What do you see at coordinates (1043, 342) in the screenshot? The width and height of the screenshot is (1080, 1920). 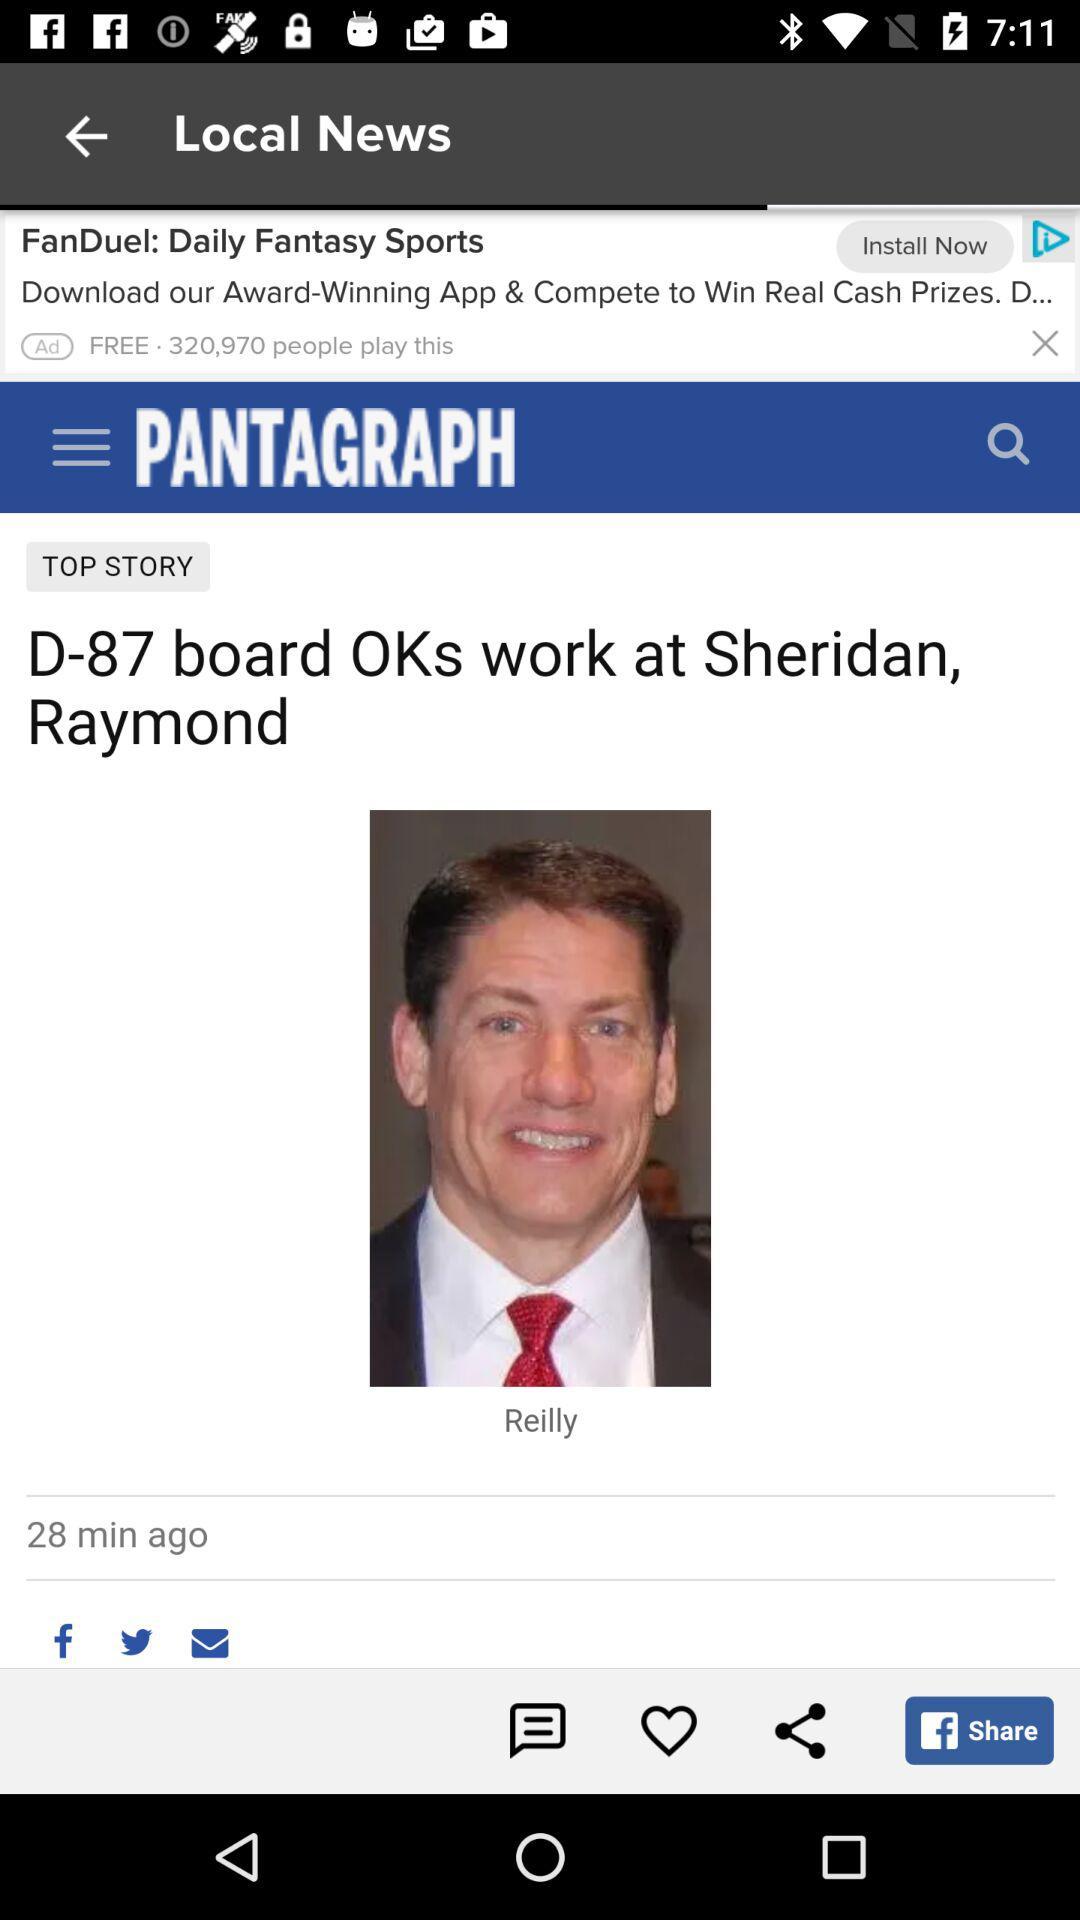 I see `the page` at bounding box center [1043, 342].